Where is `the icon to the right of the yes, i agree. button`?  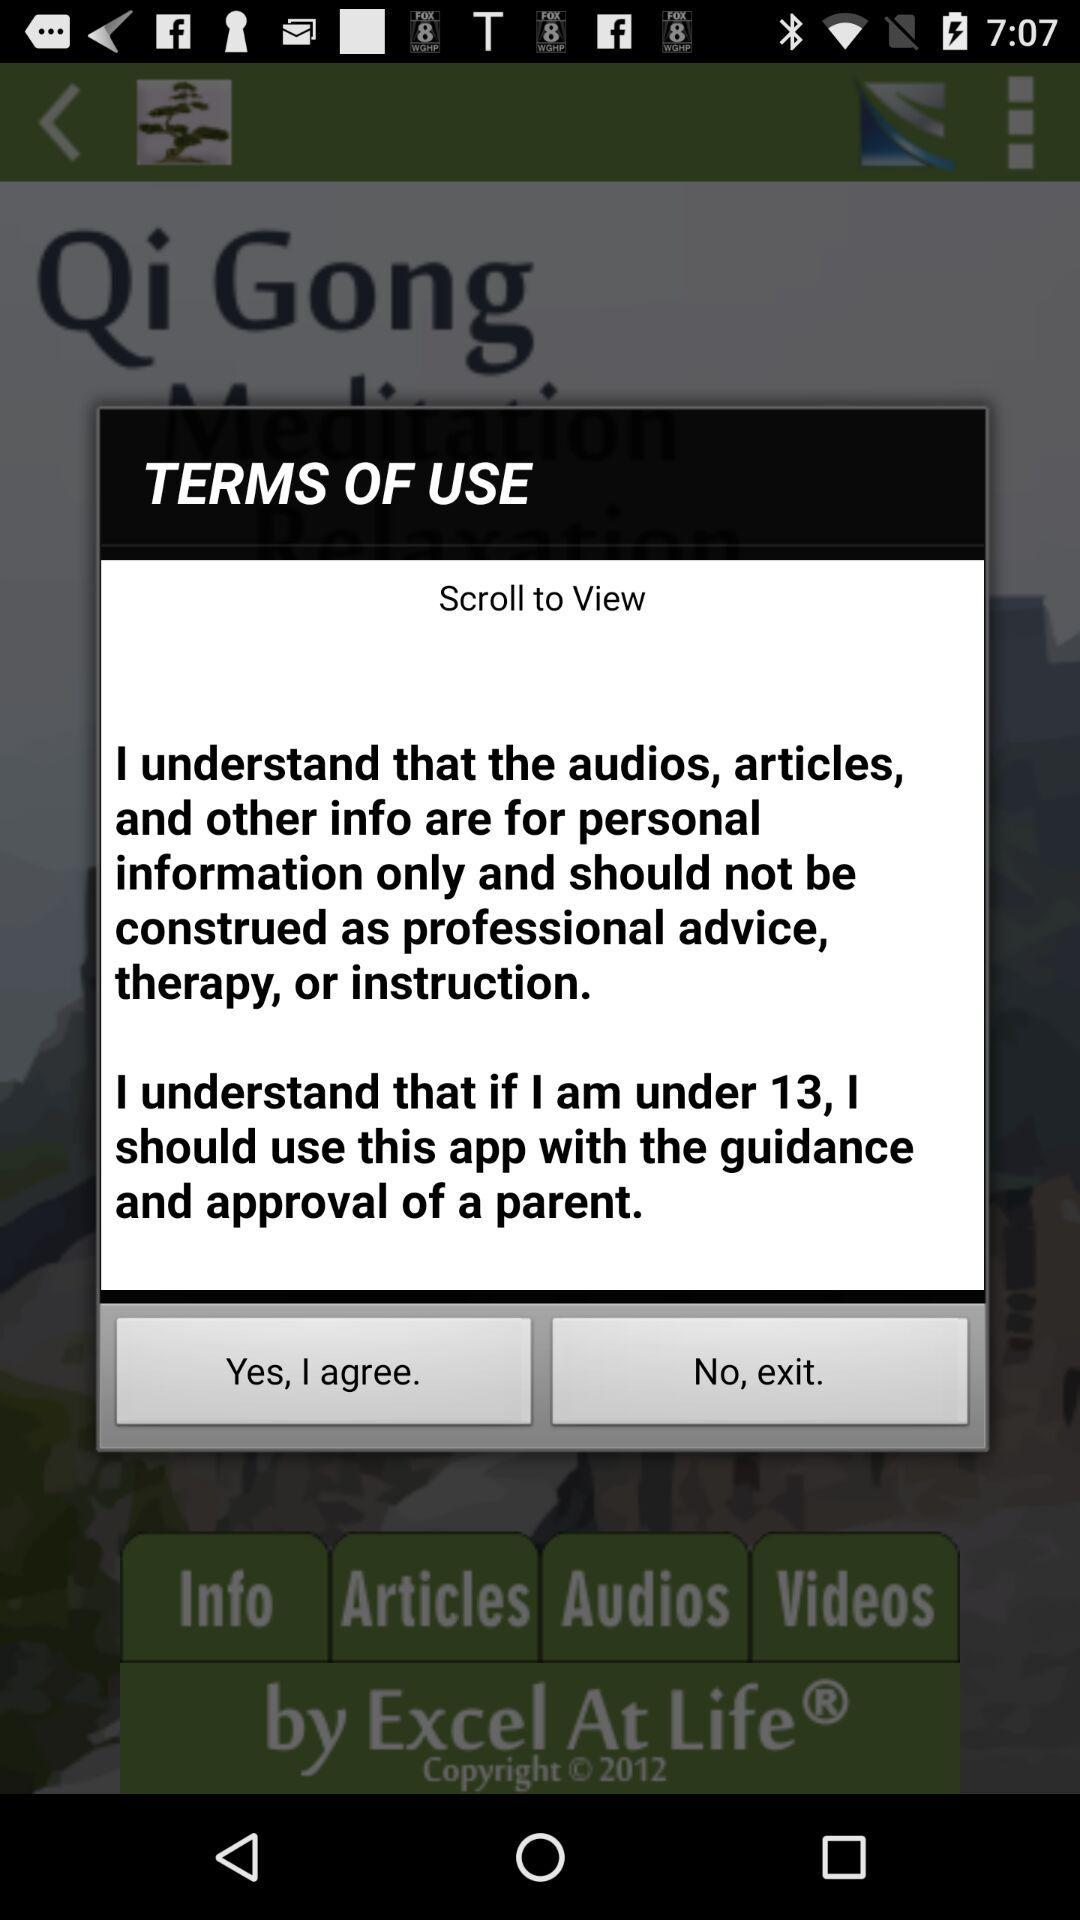 the icon to the right of the yes, i agree. button is located at coordinates (760, 1376).